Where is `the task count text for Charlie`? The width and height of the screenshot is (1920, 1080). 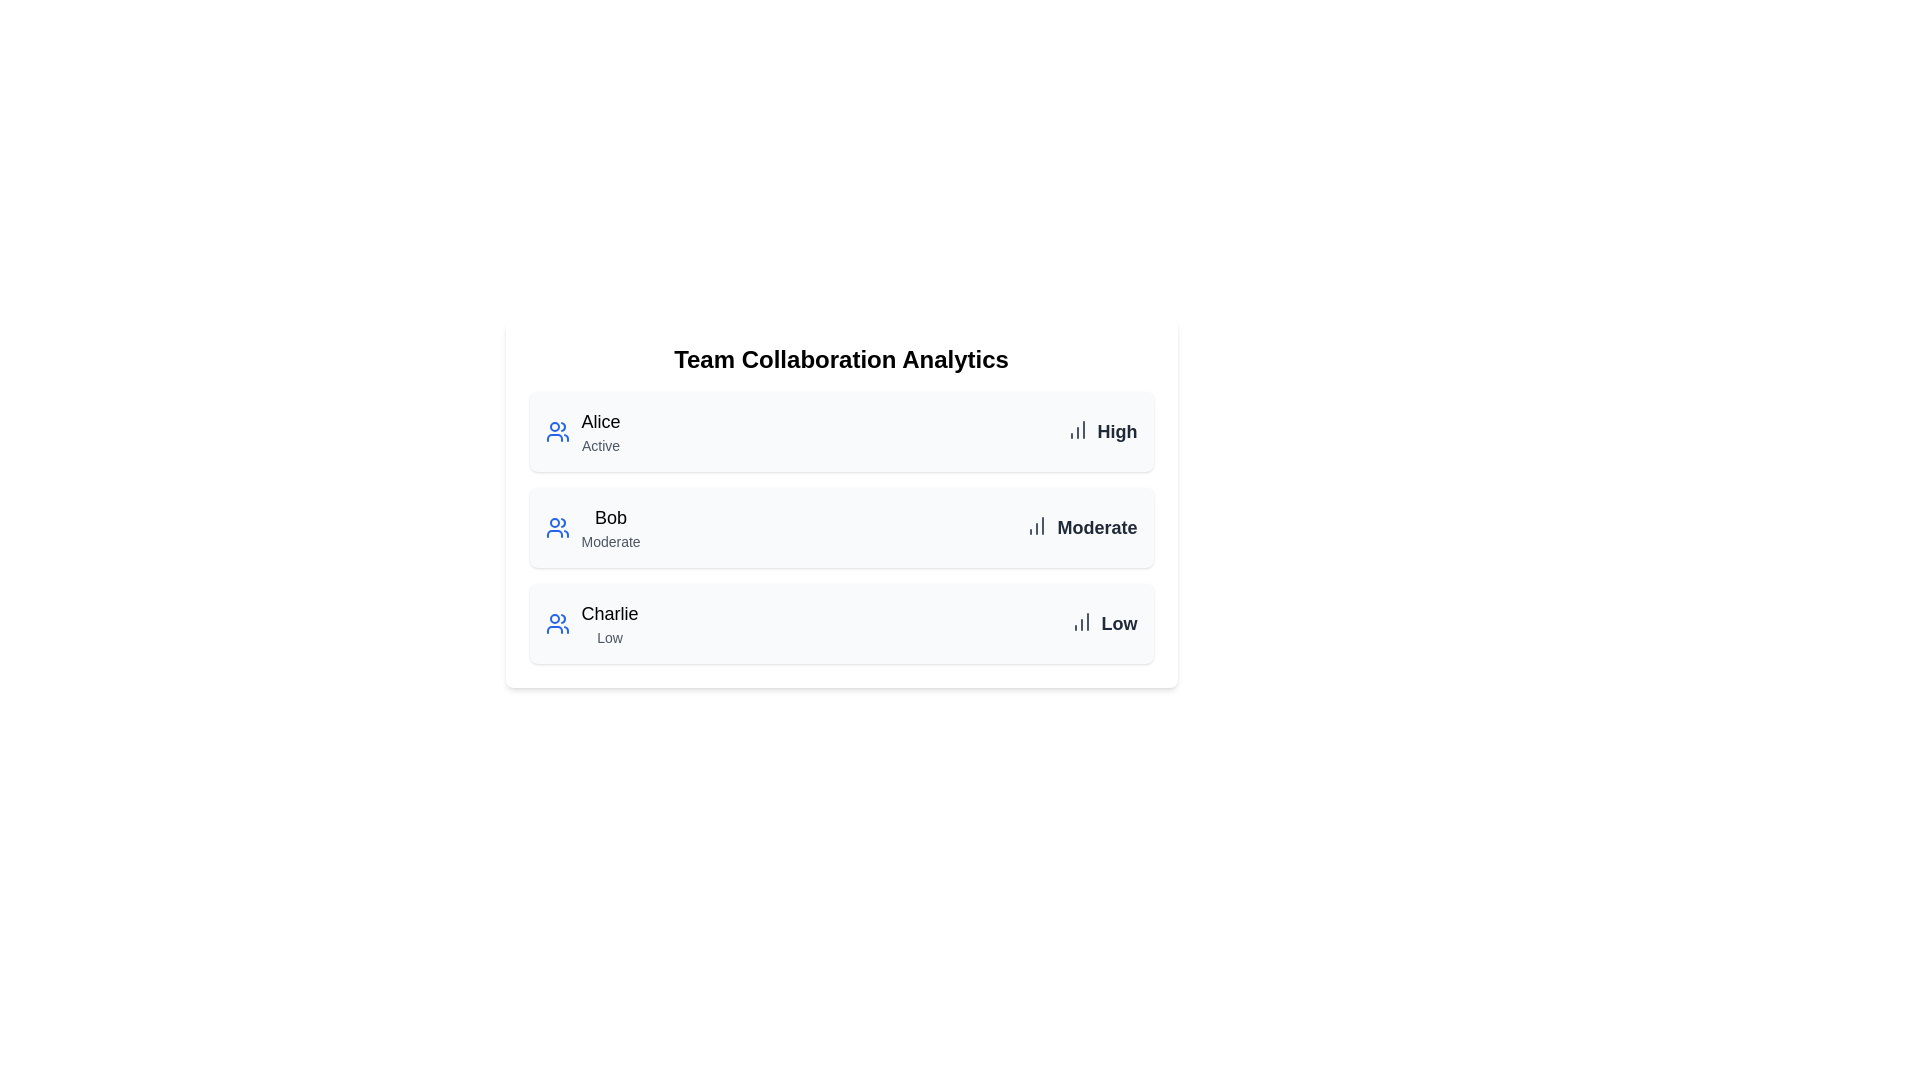 the task count text for Charlie is located at coordinates (1118, 623).